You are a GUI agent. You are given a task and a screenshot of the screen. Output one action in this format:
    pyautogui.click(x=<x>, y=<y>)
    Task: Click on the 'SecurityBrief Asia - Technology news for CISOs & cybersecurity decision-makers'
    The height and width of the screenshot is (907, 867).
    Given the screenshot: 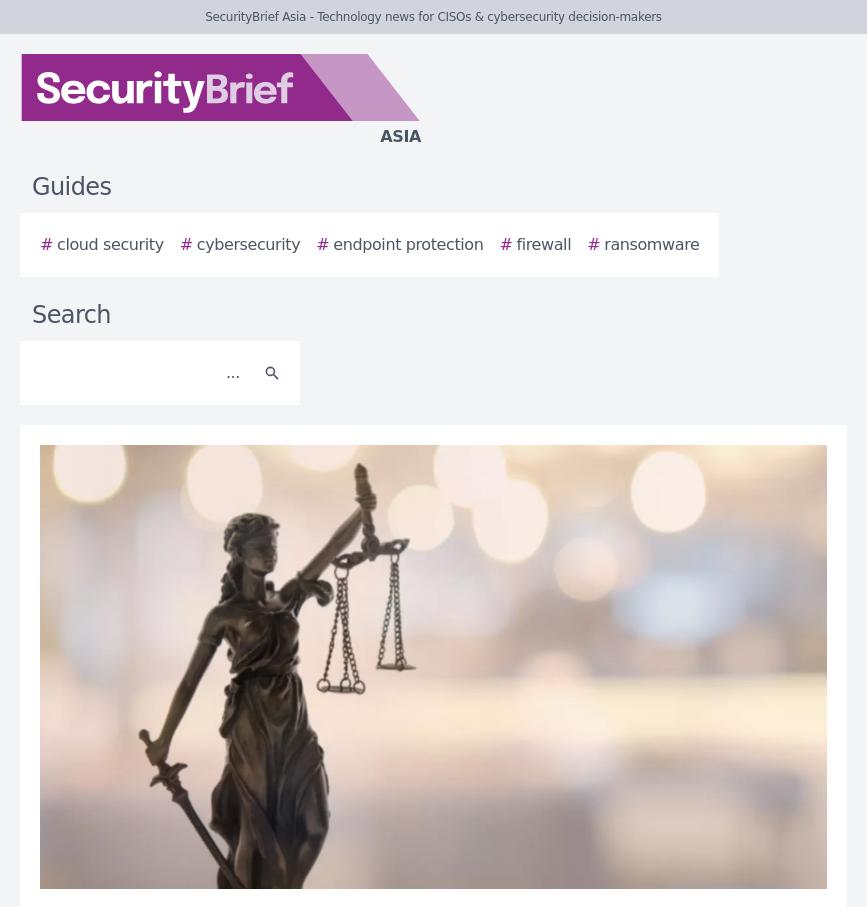 What is the action you would take?
    pyautogui.click(x=432, y=15)
    